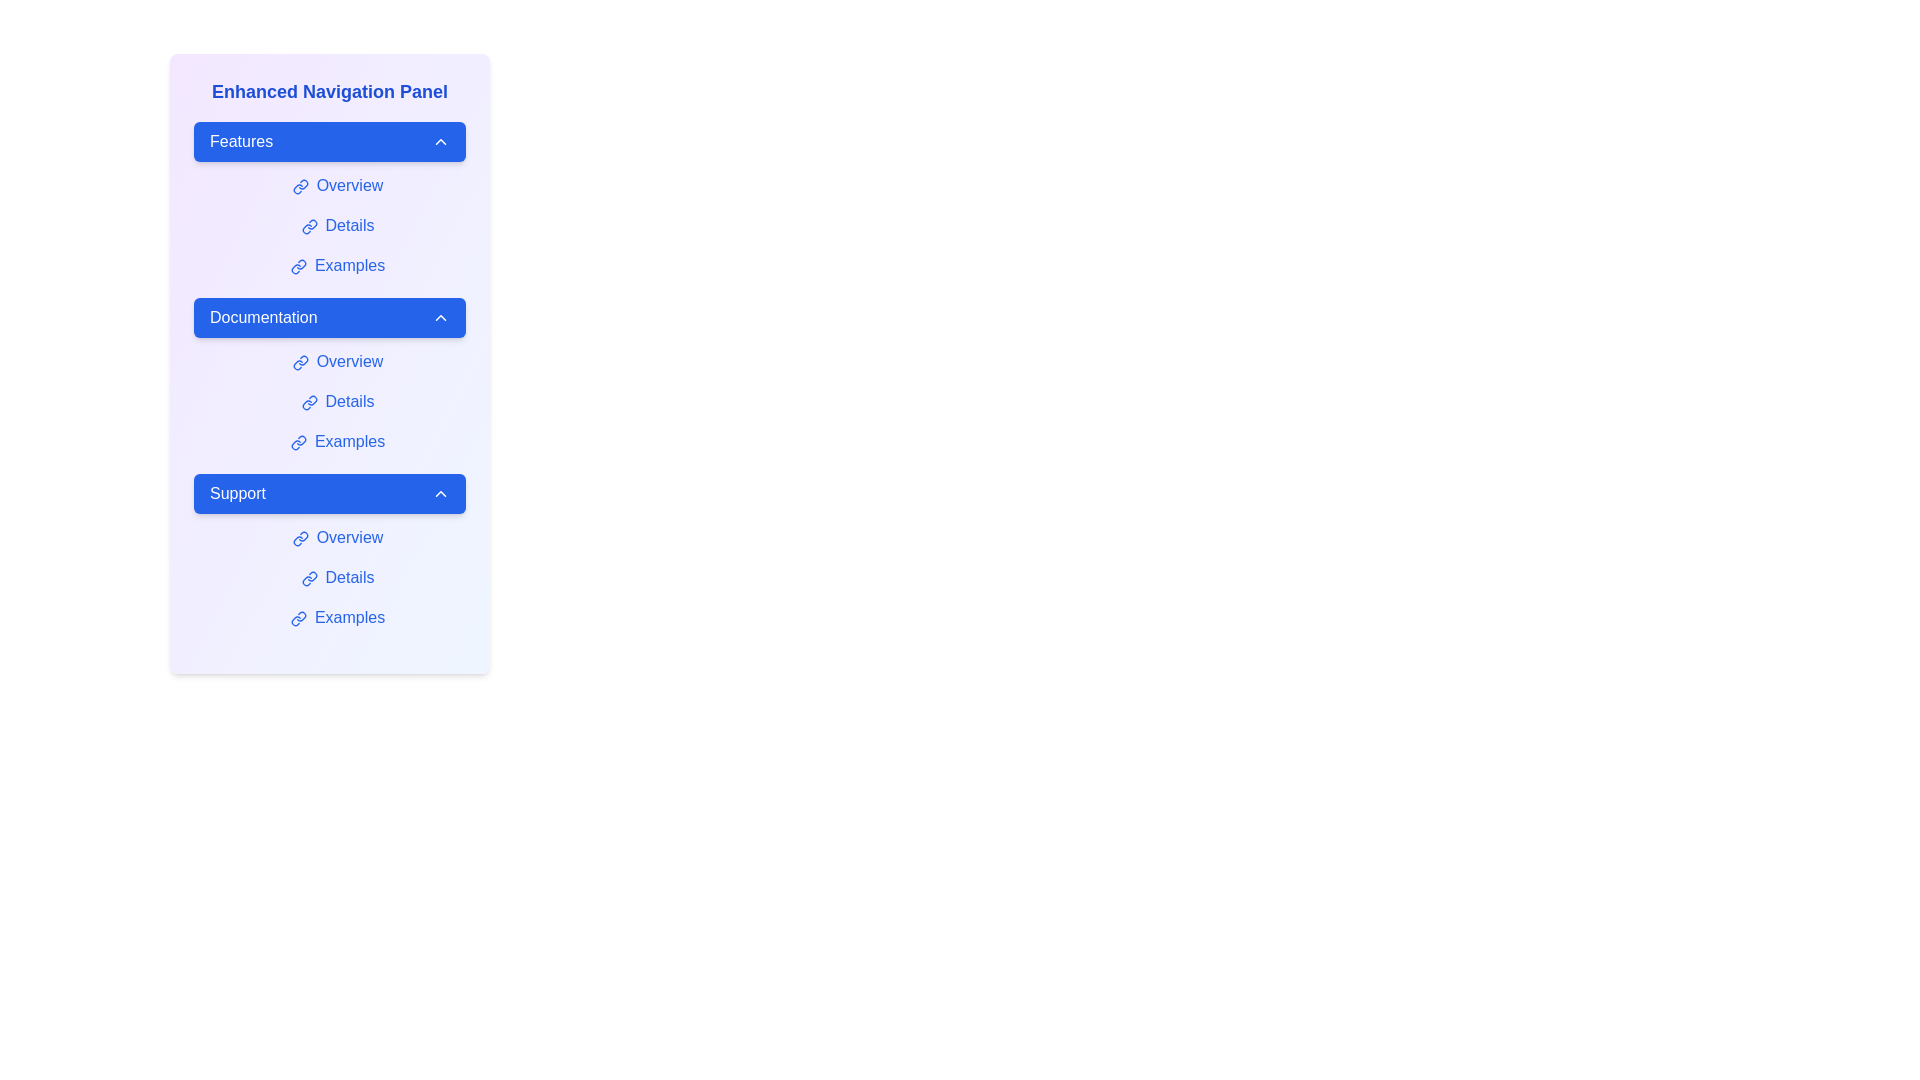 The height and width of the screenshot is (1080, 1920). Describe the element at coordinates (330, 141) in the screenshot. I see `the 'Features' collapsible button in the Enhanced Navigation Panel` at that location.